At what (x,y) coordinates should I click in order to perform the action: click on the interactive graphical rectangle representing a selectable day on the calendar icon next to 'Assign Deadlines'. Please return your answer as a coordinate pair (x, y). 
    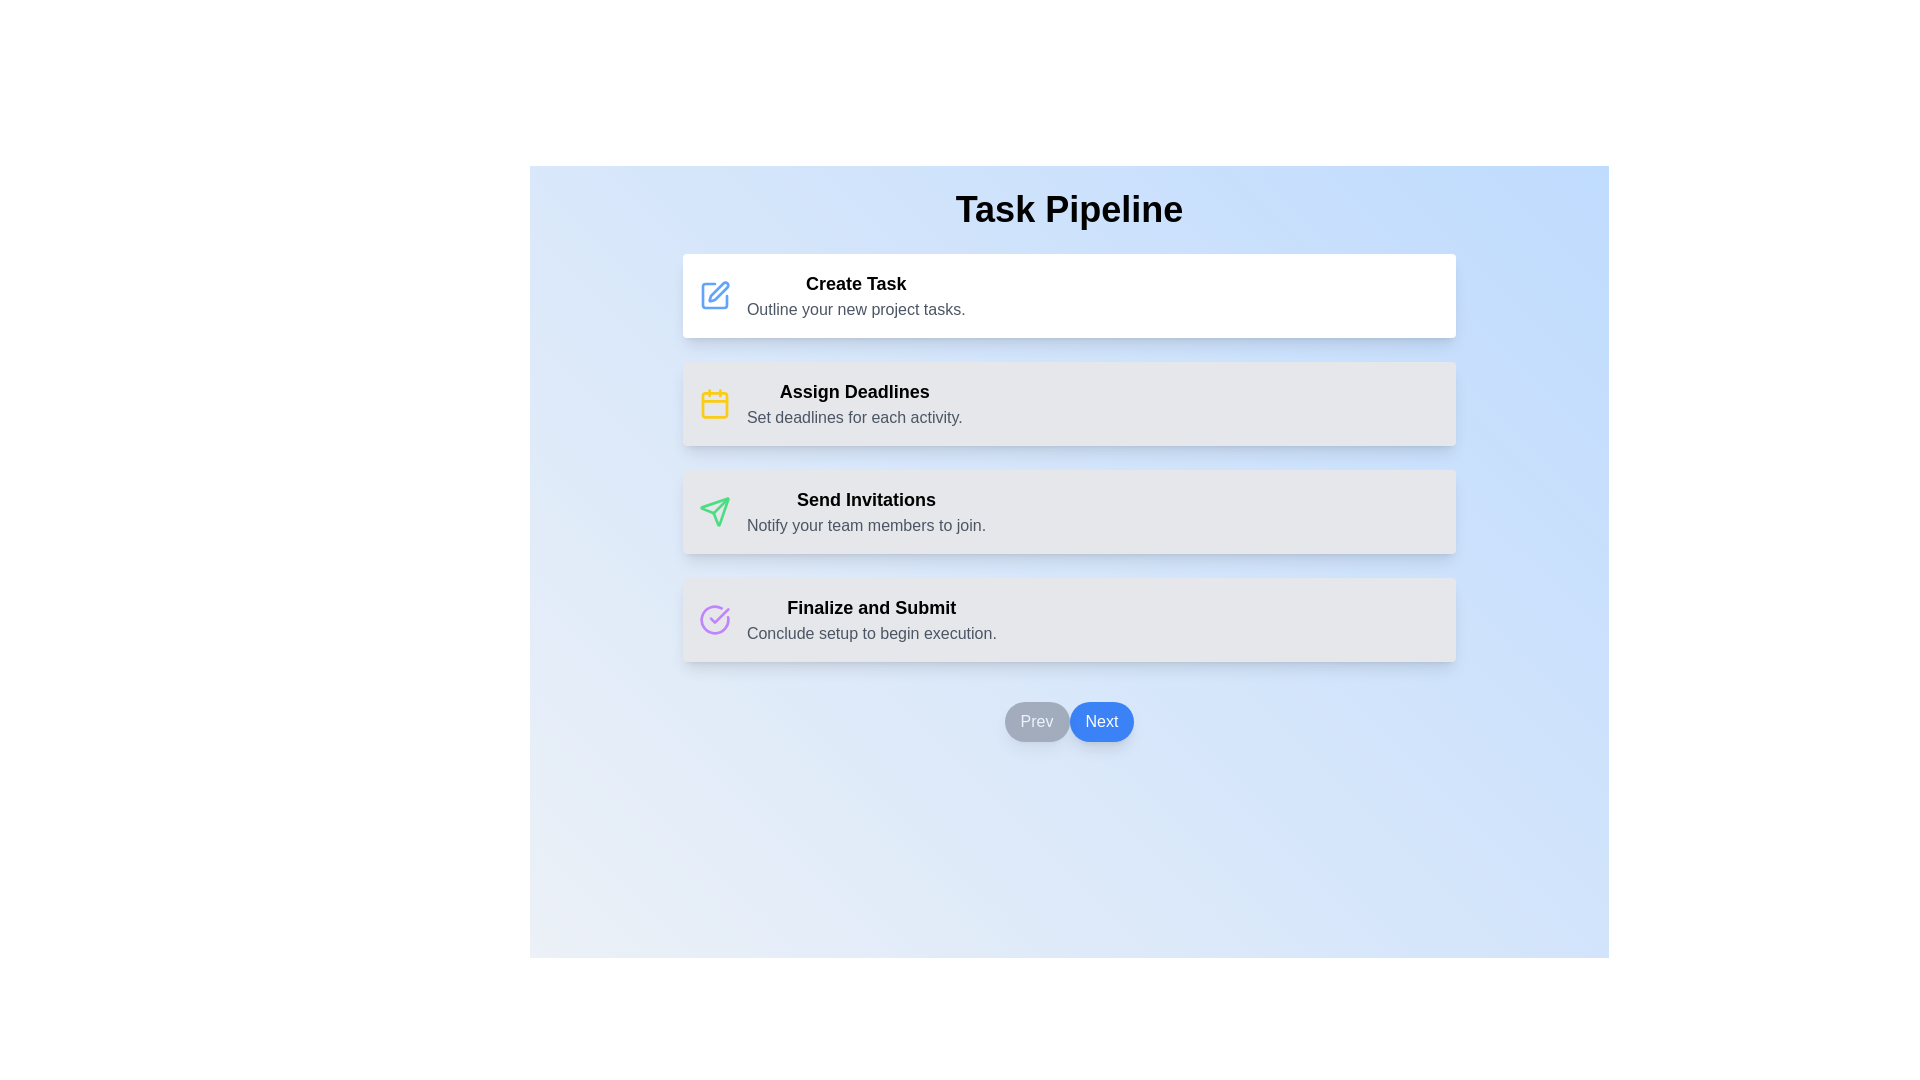
    Looking at the image, I should click on (714, 405).